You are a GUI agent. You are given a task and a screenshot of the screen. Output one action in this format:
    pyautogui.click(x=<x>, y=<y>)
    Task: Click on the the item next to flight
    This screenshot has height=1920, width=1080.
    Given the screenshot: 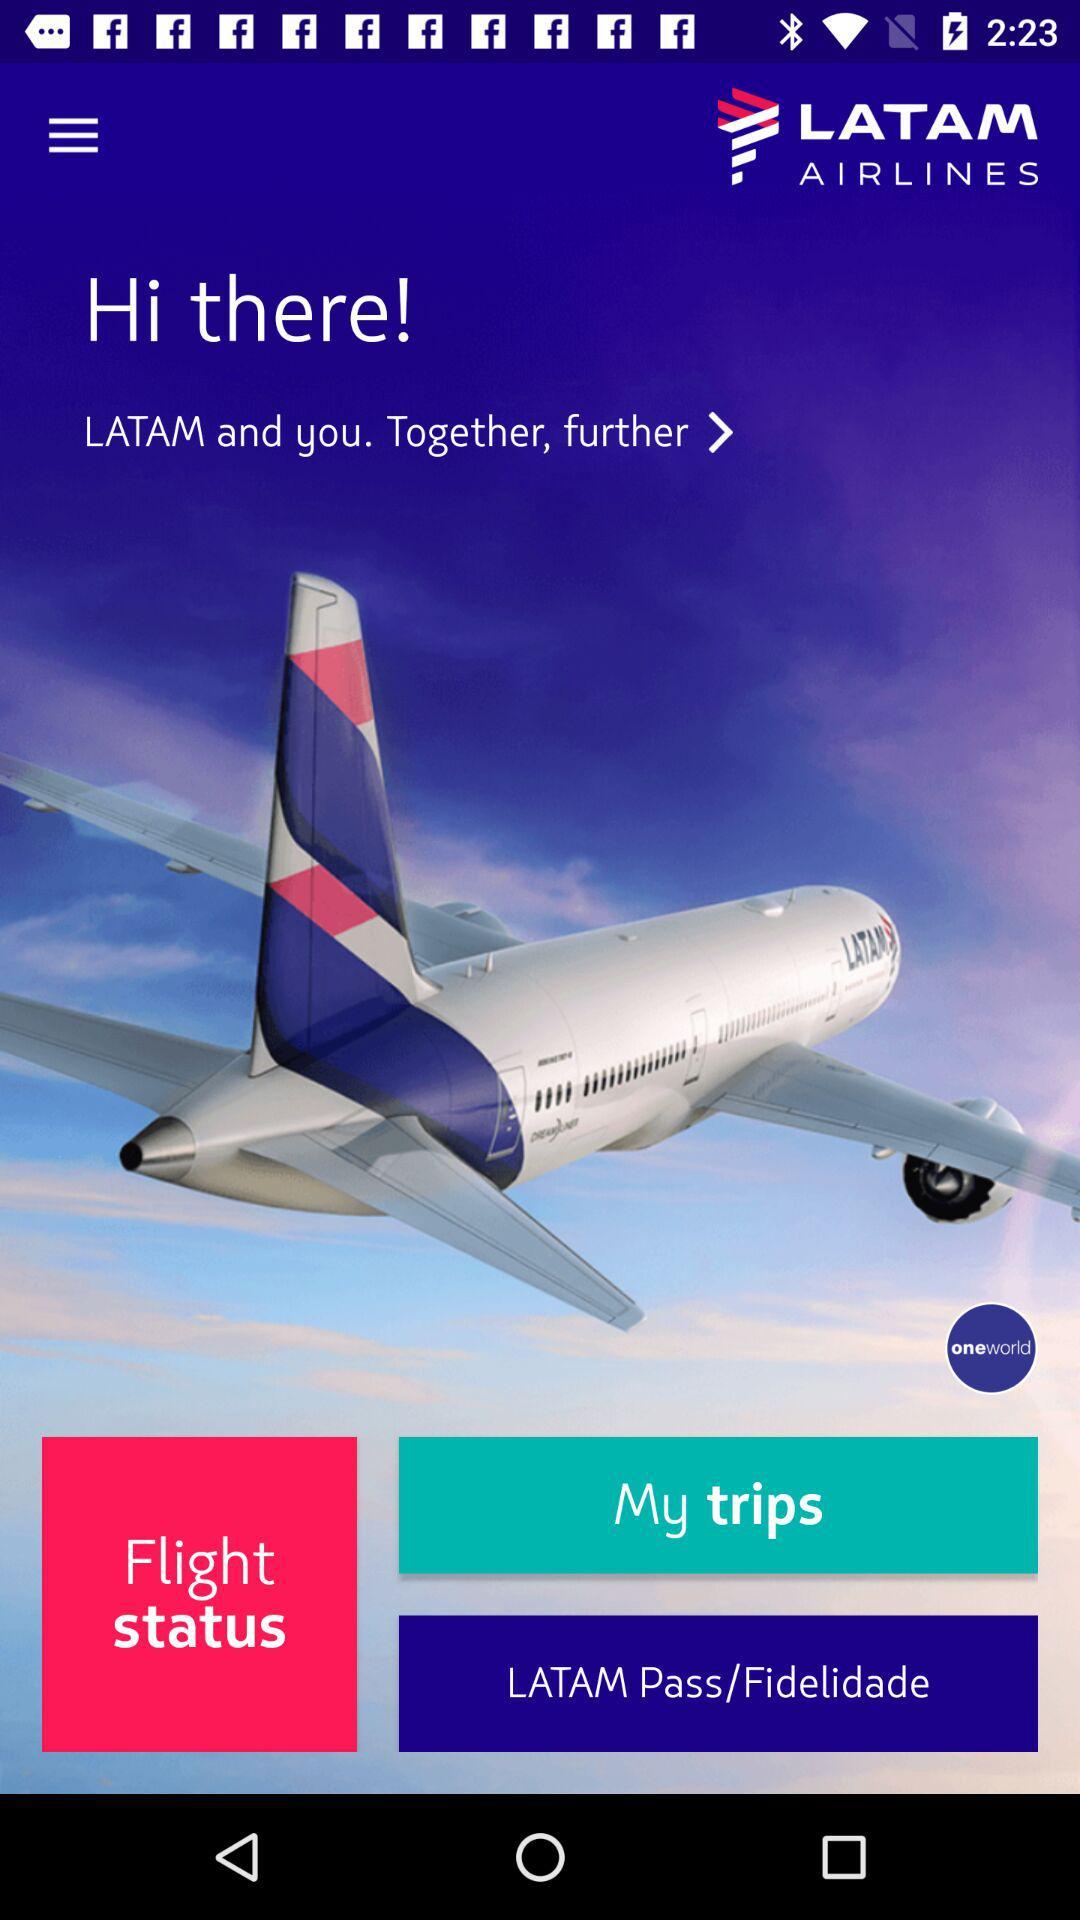 What is the action you would take?
    pyautogui.click(x=717, y=1682)
    